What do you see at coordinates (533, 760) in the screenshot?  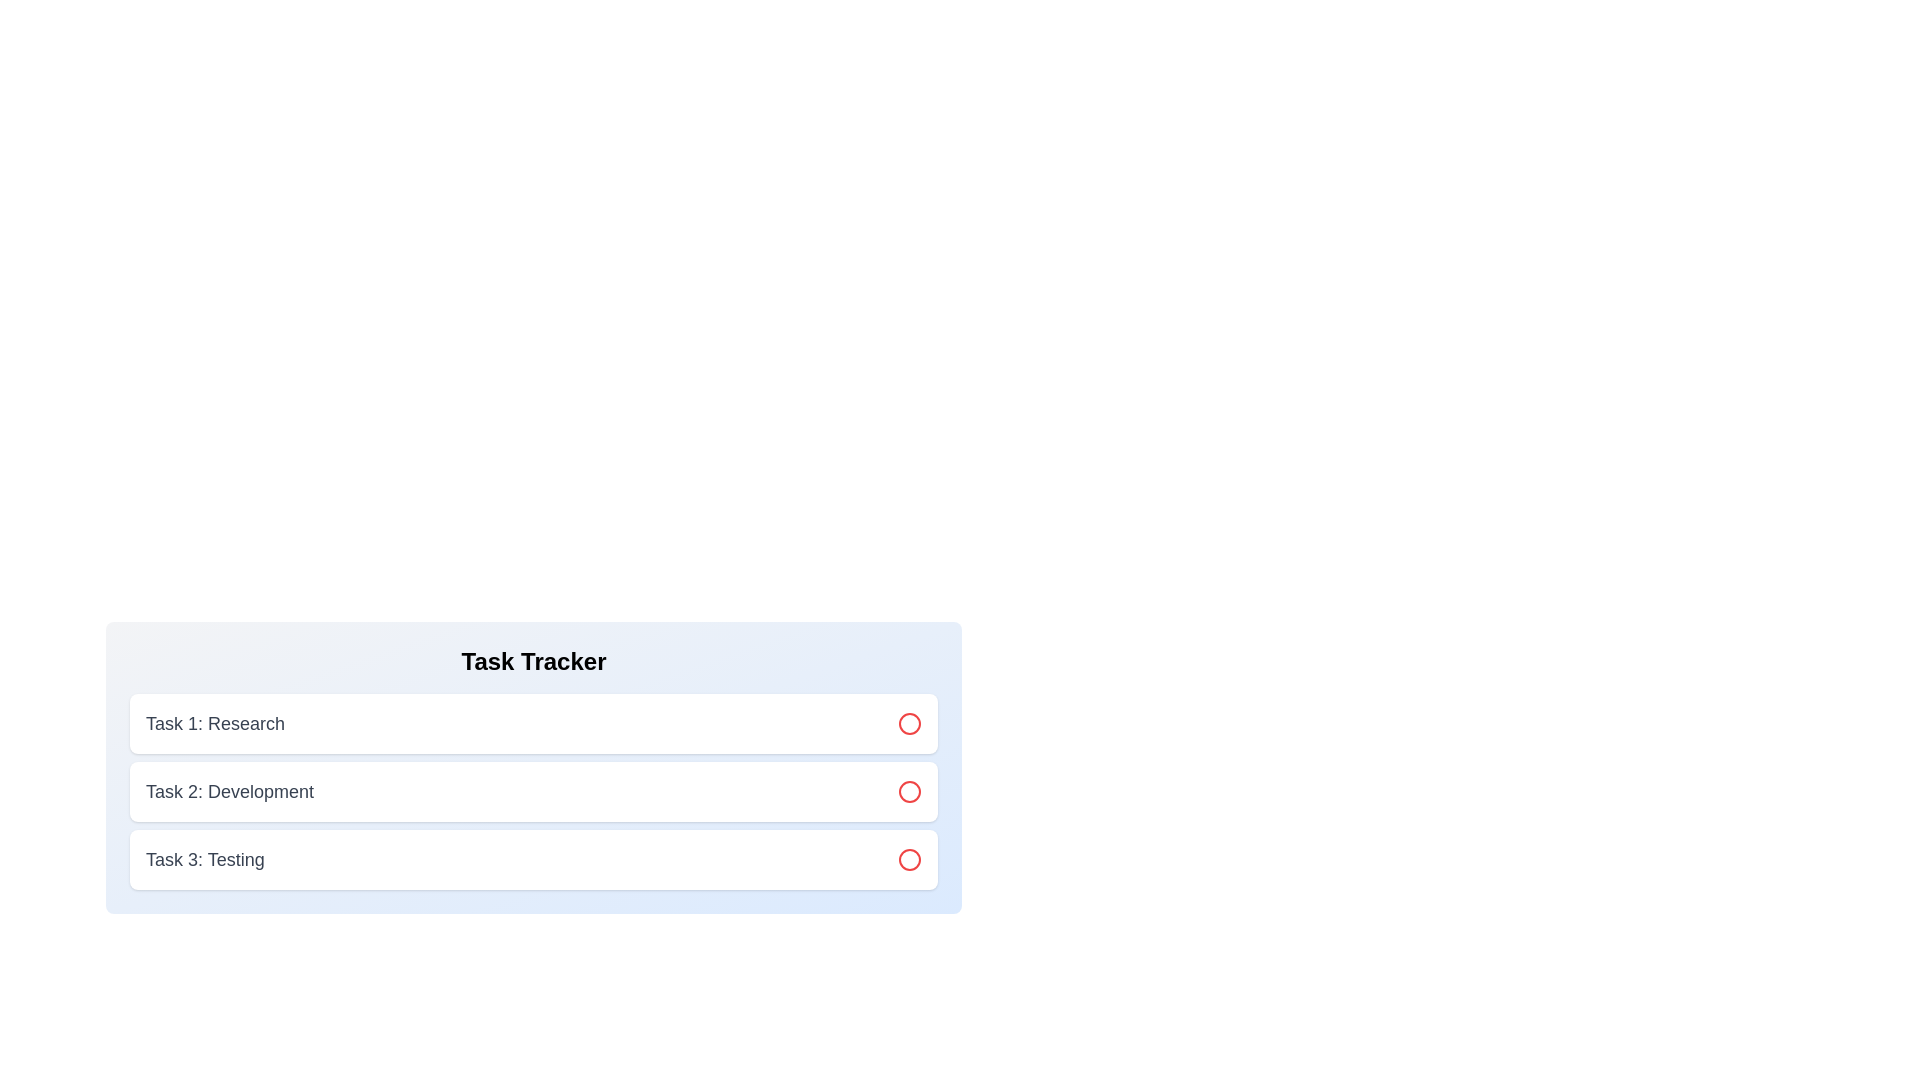 I see `the background of the TaskManager component` at bounding box center [533, 760].